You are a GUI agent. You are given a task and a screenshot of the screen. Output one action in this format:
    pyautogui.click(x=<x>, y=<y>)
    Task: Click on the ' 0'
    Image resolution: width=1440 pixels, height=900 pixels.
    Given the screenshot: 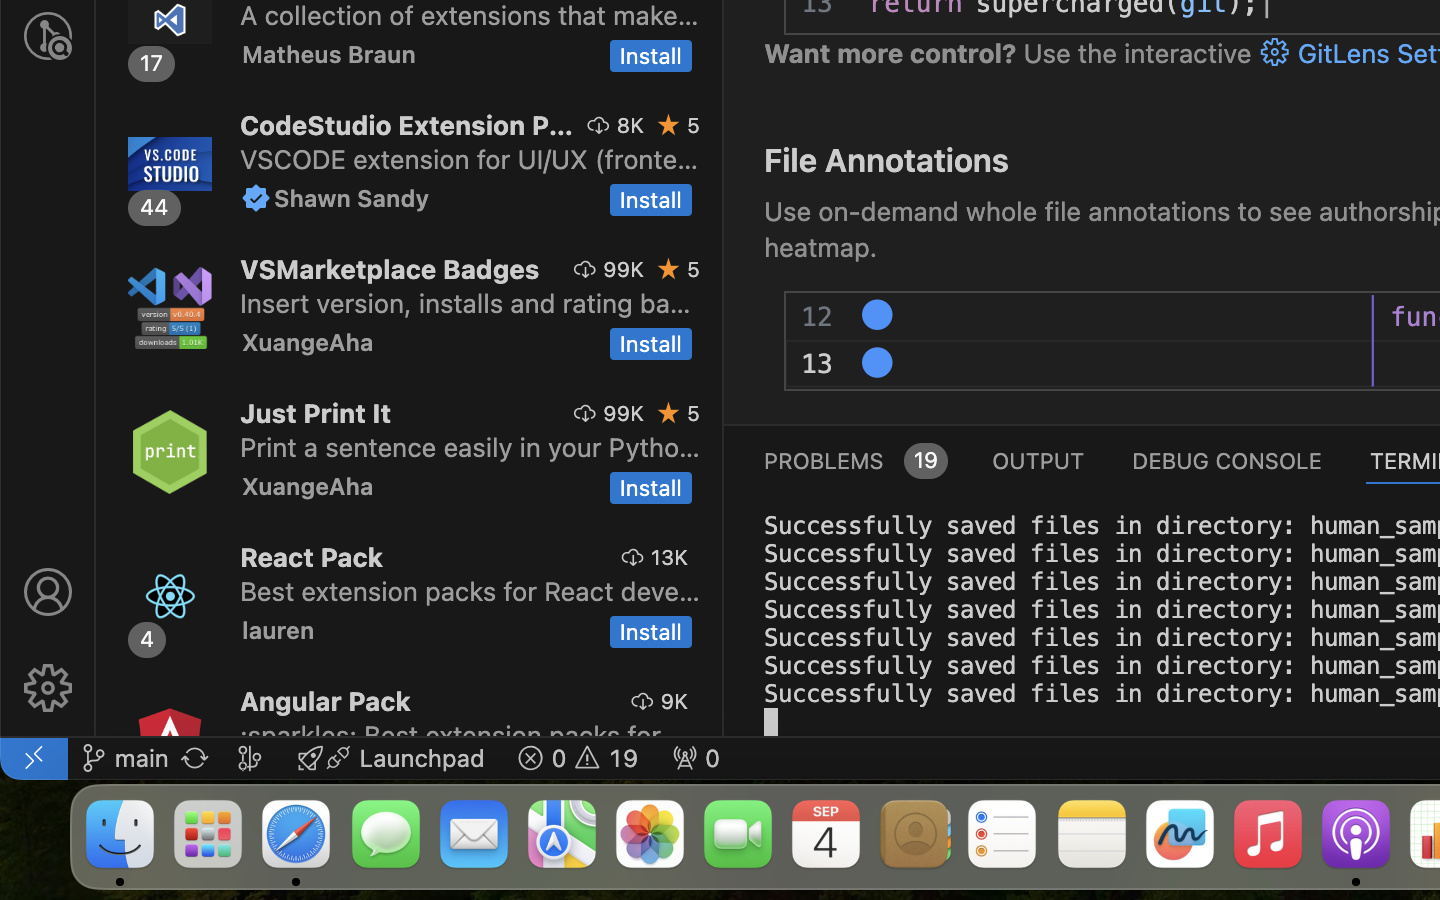 What is the action you would take?
    pyautogui.click(x=695, y=756)
    